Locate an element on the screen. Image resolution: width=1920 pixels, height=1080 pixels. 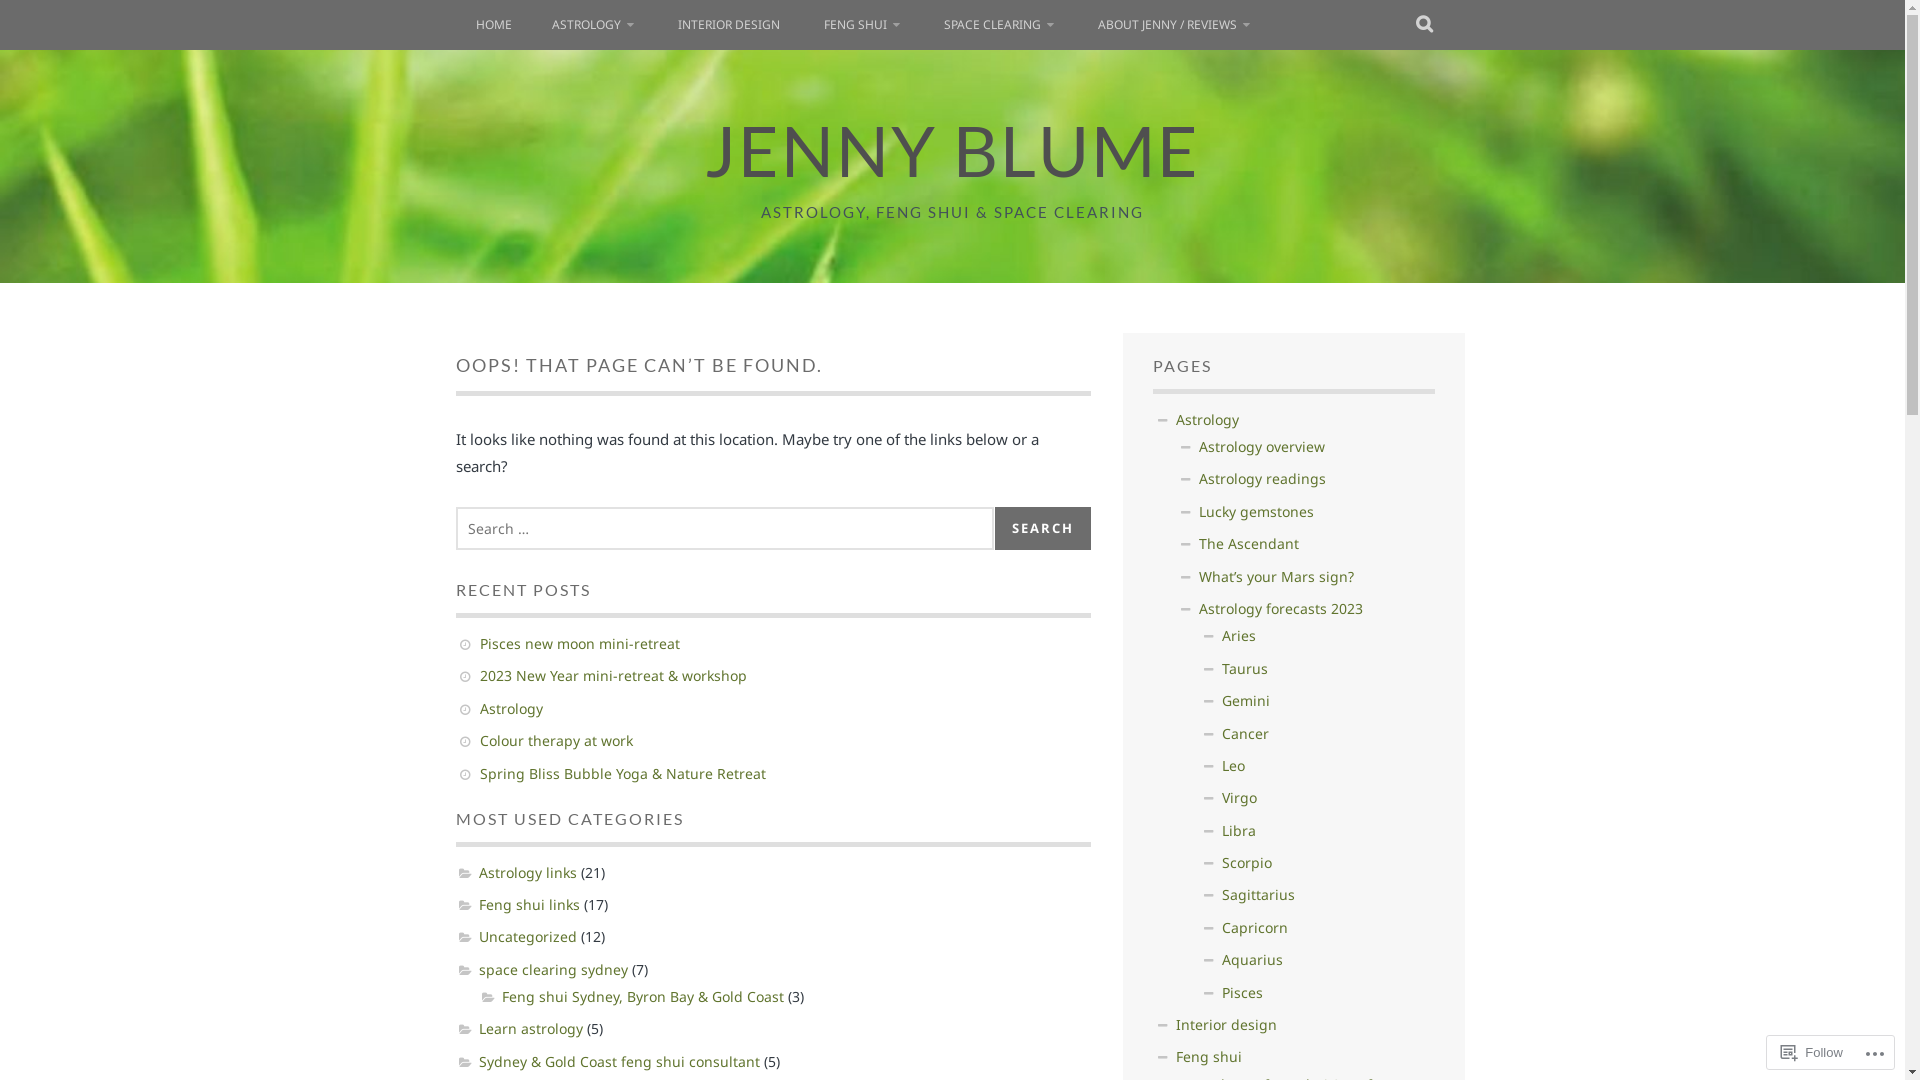
'Sagittarius' is located at coordinates (1257, 893).